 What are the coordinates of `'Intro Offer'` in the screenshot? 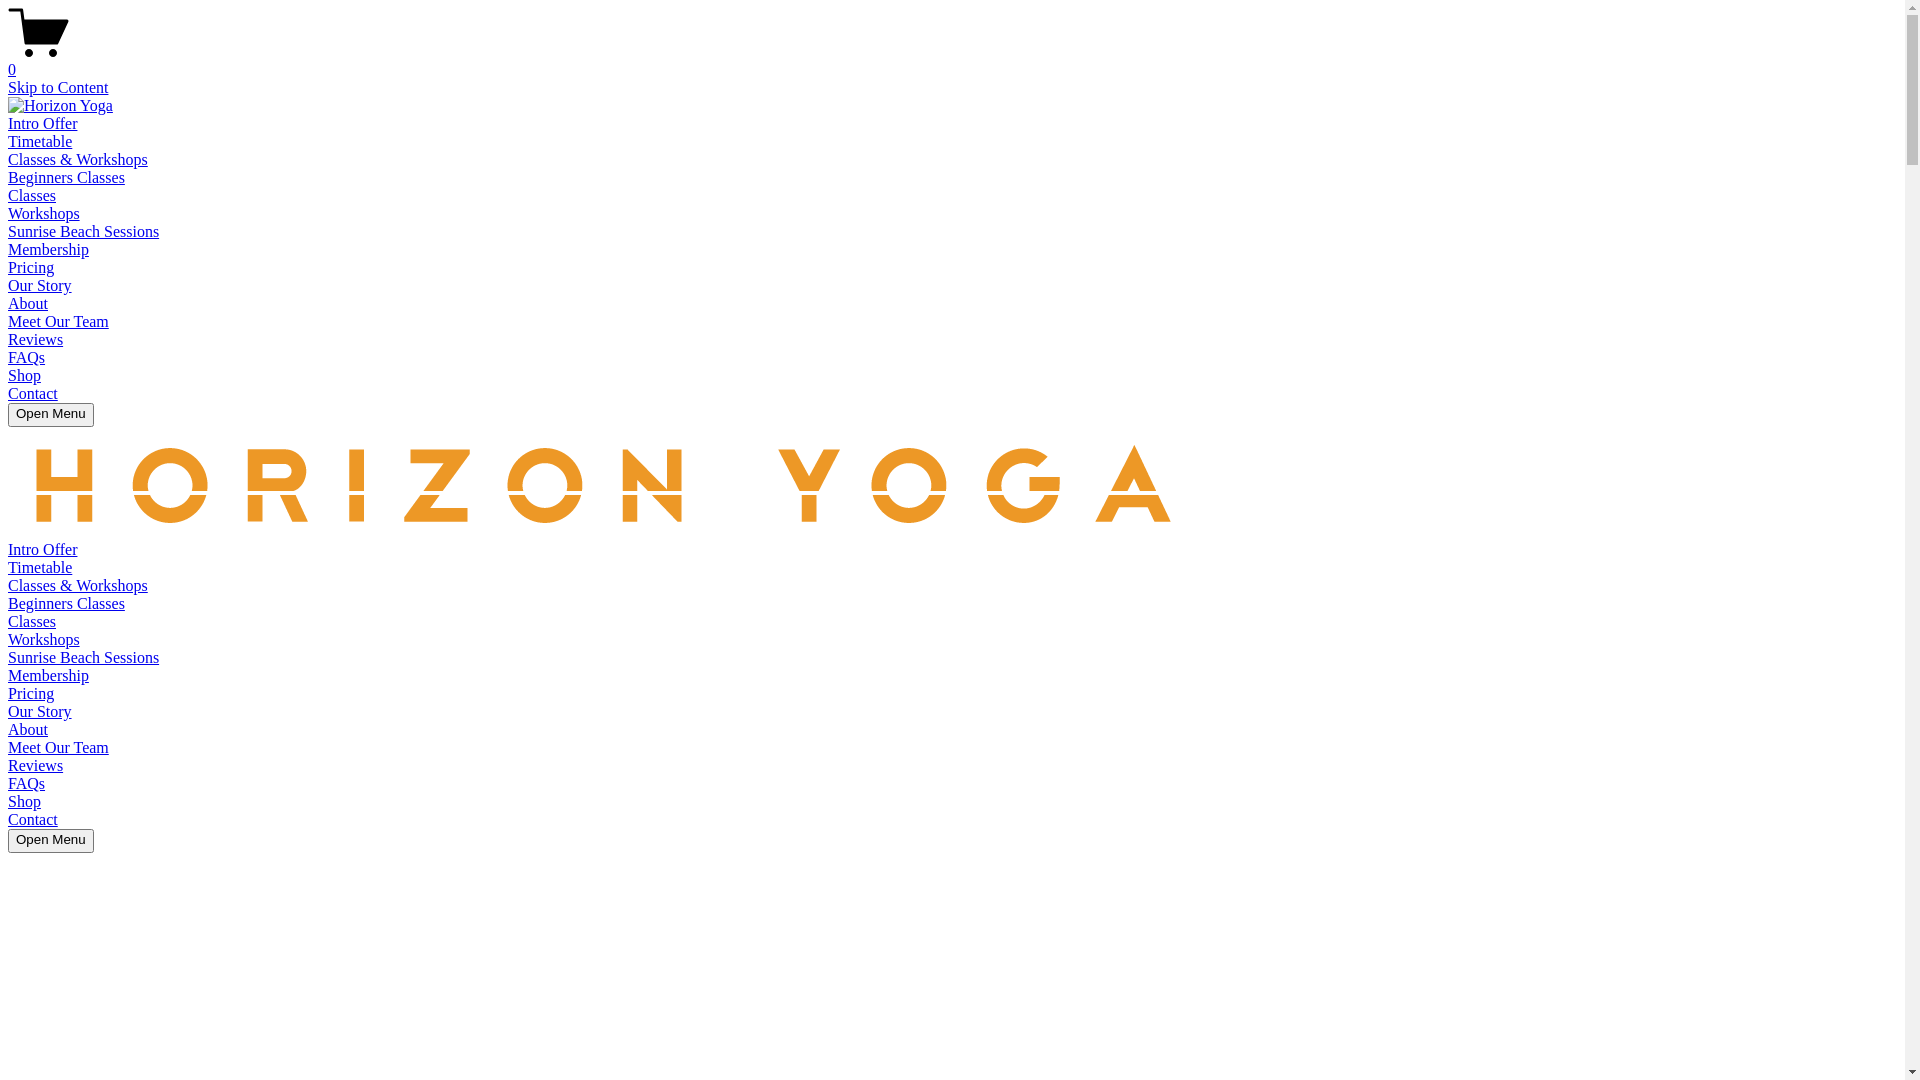 It's located at (42, 549).